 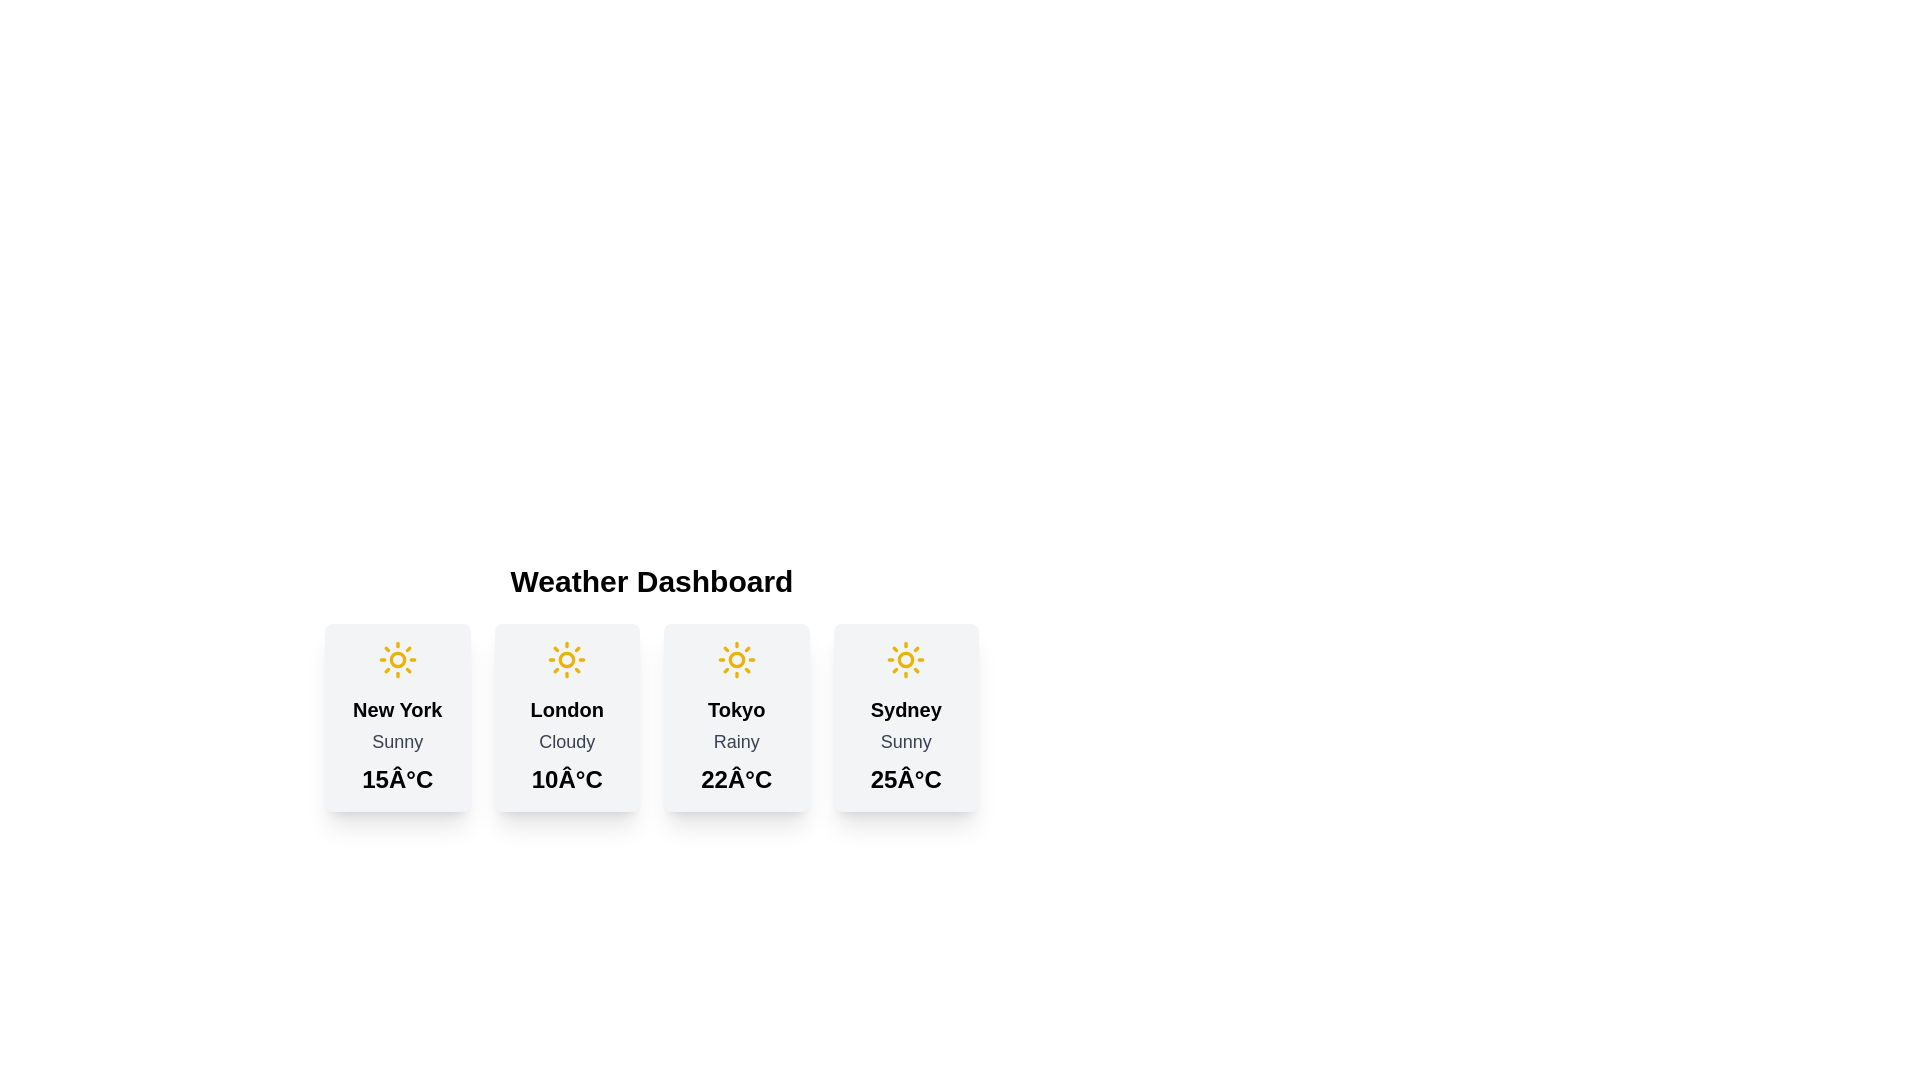 I want to click on the yellow sun icon representing sunny weather for 'London' located in the weather block under the 'Weather Dashboard', so click(x=566, y=659).